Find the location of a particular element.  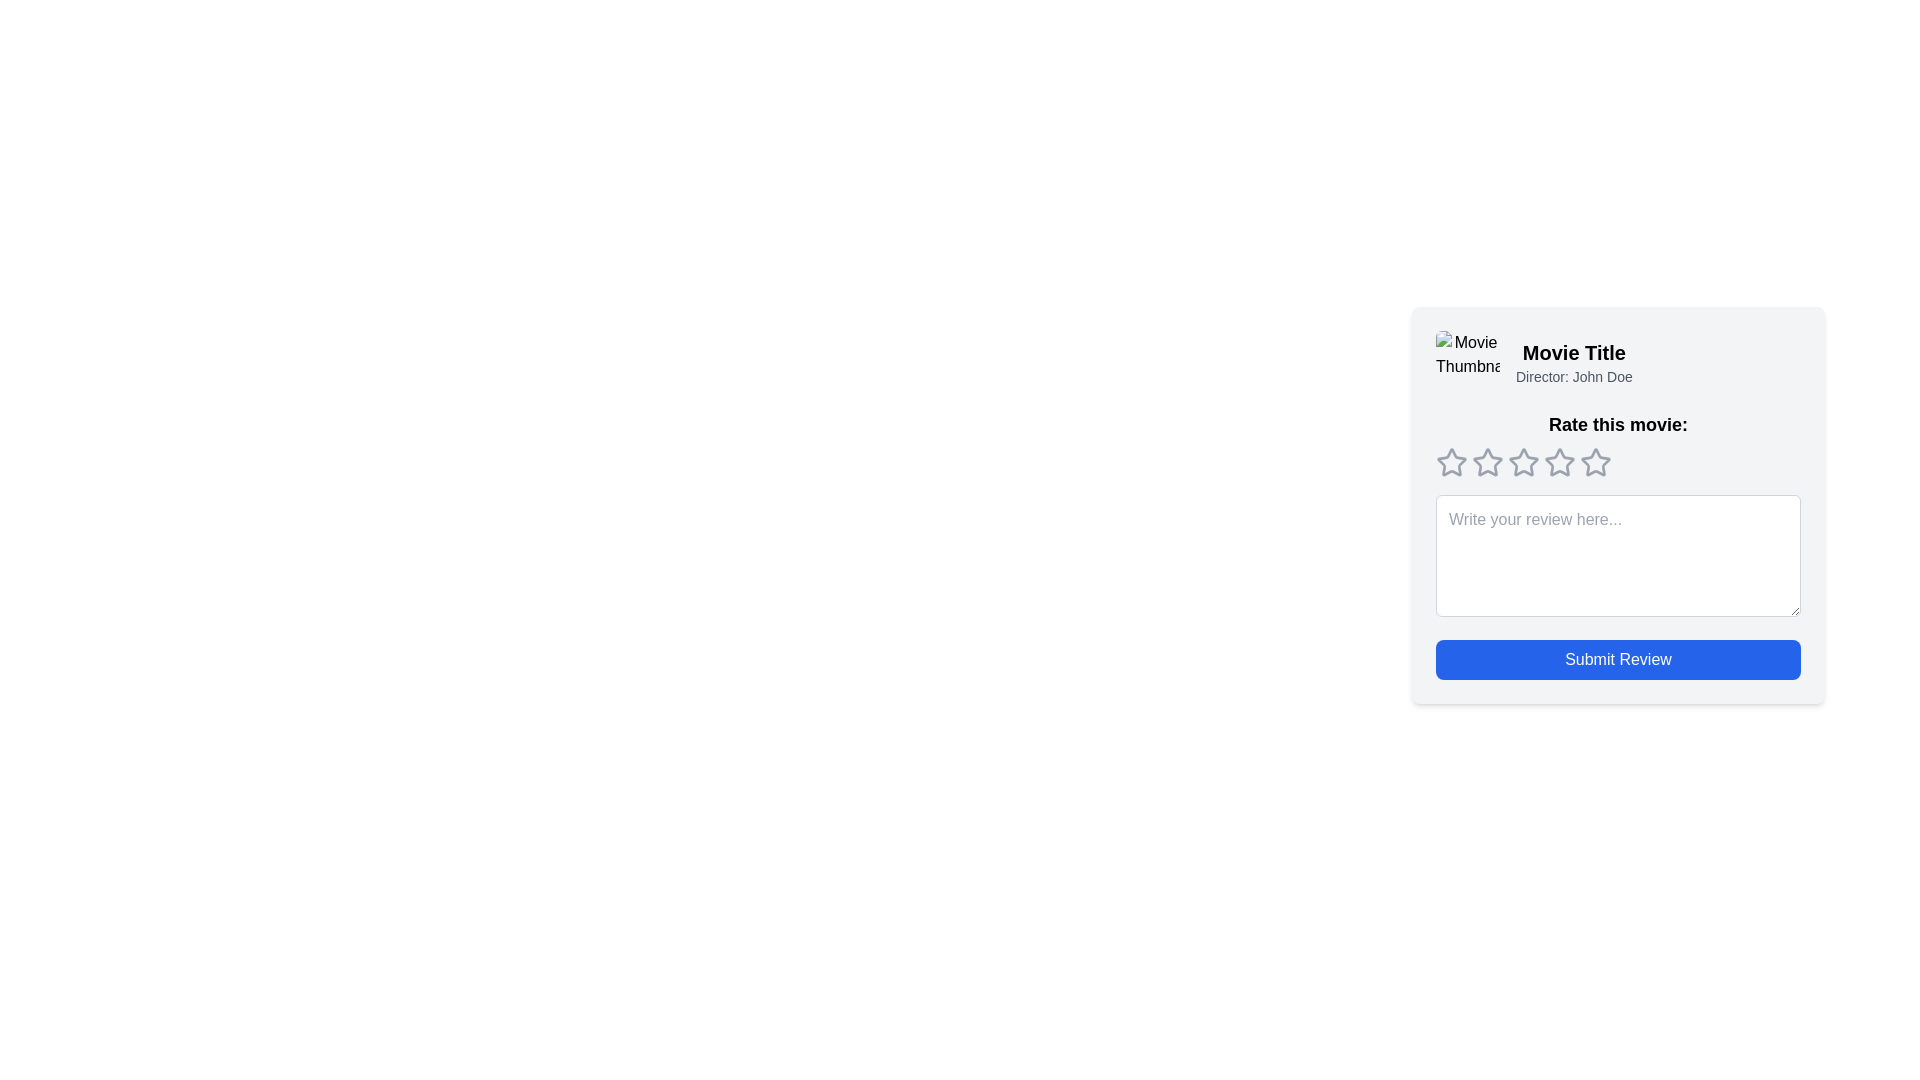

the fourth star icon in the rating section is located at coordinates (1559, 462).